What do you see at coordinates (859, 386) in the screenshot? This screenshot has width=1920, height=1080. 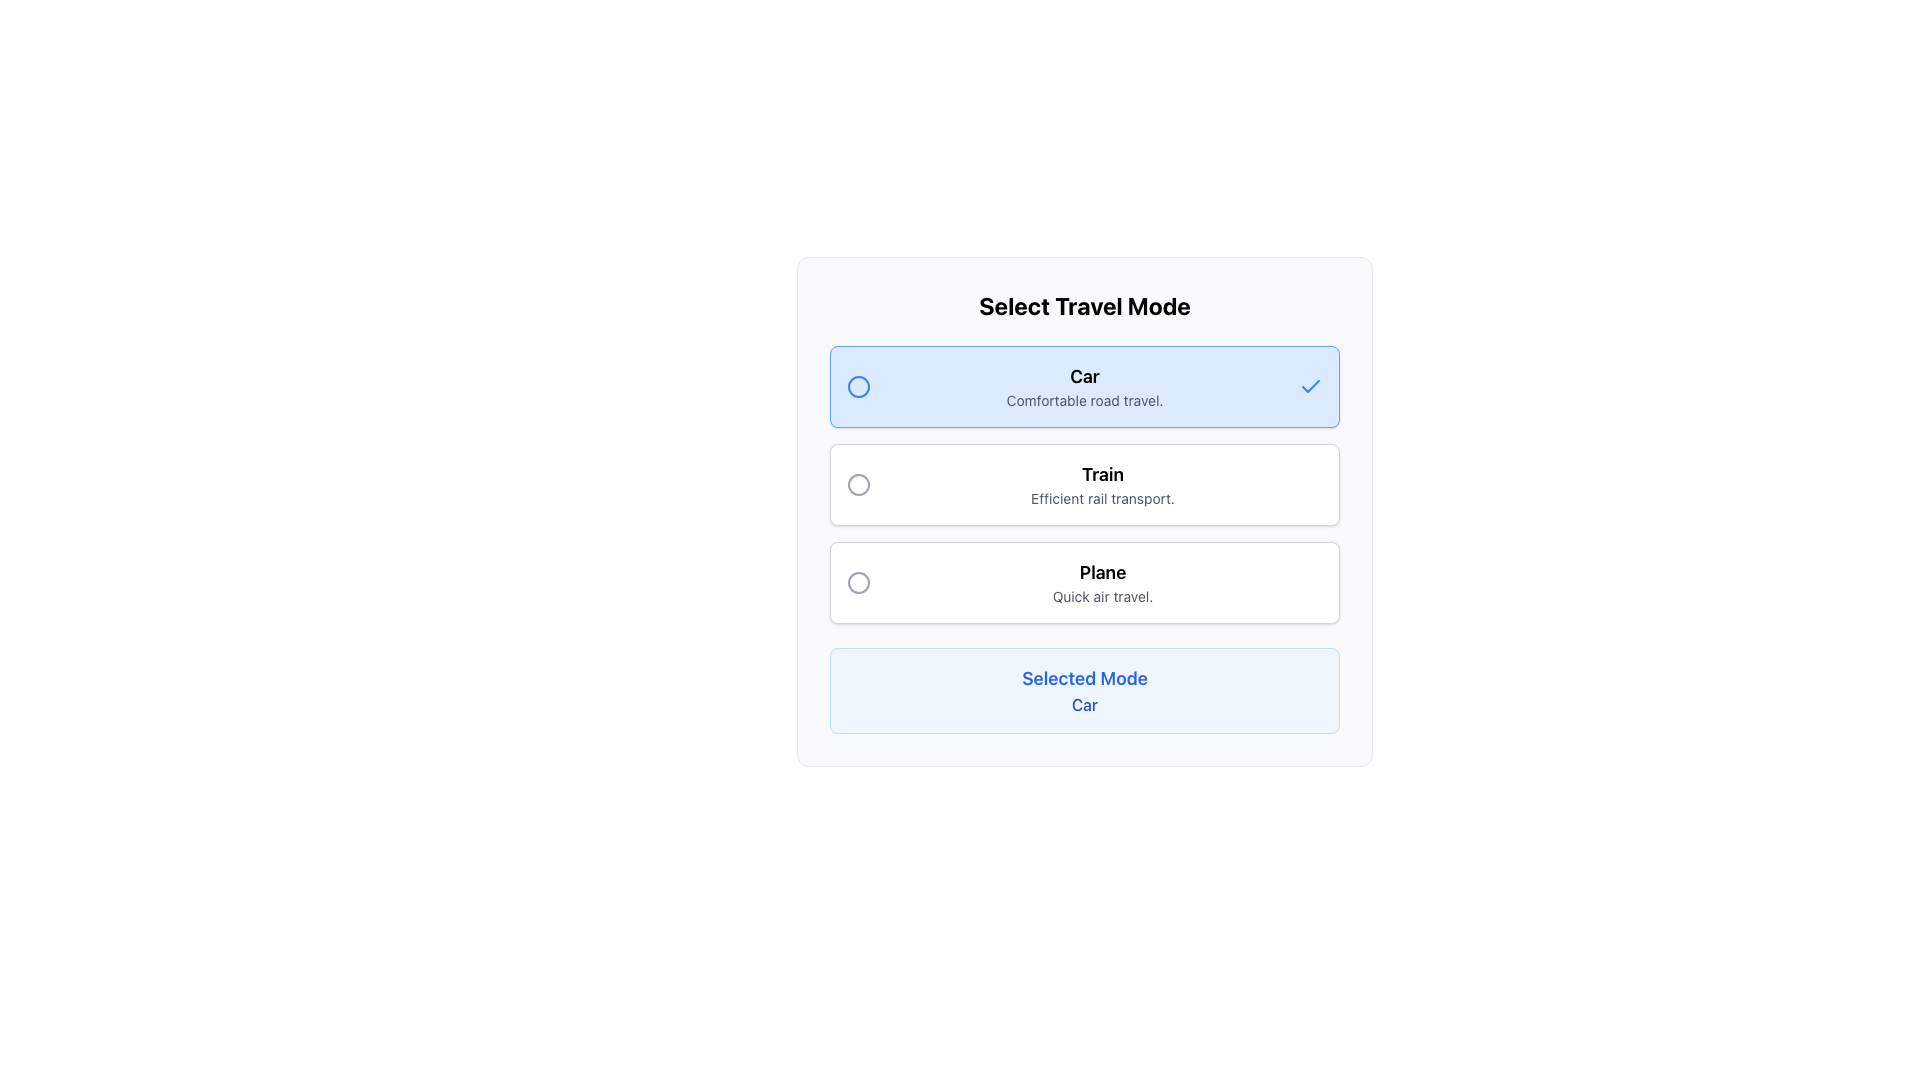 I see `the selection status indication of the 'Car' travel mode icon, which is the first item inside the card representing the 'Car' option, located in the top-left section of the card, adjacent to the title text 'Car'` at bounding box center [859, 386].